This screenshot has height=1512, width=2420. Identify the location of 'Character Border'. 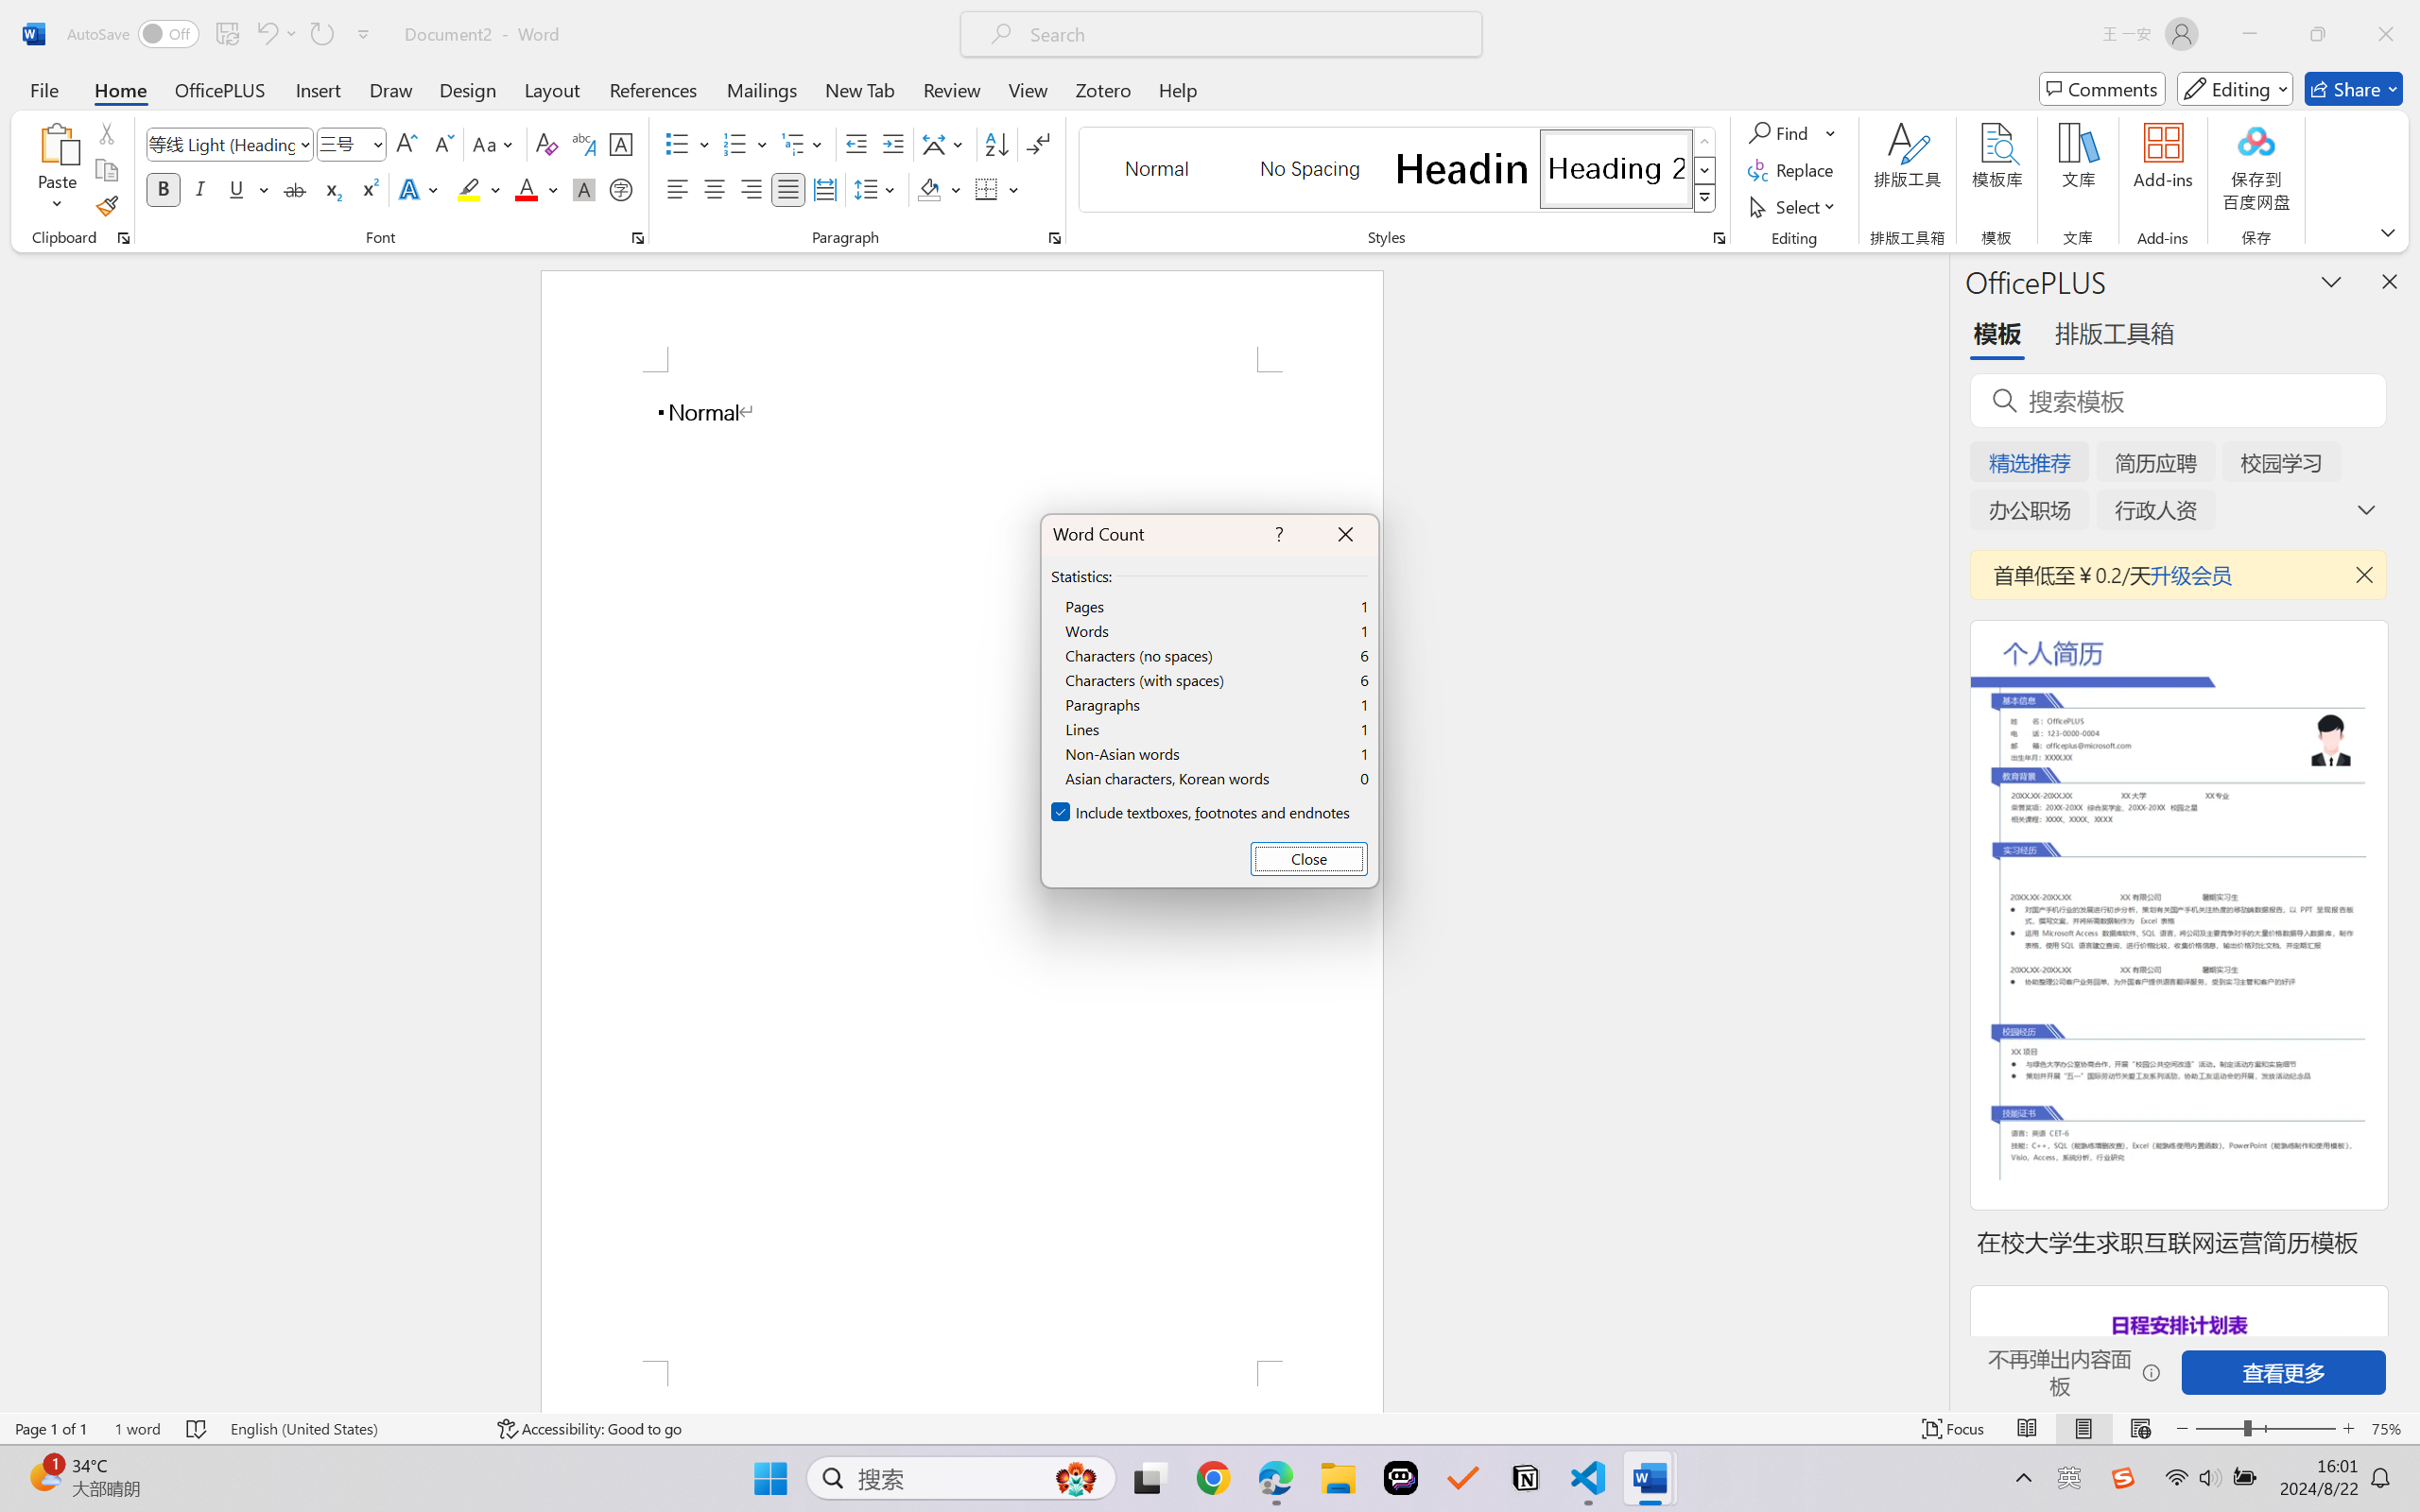
(621, 144).